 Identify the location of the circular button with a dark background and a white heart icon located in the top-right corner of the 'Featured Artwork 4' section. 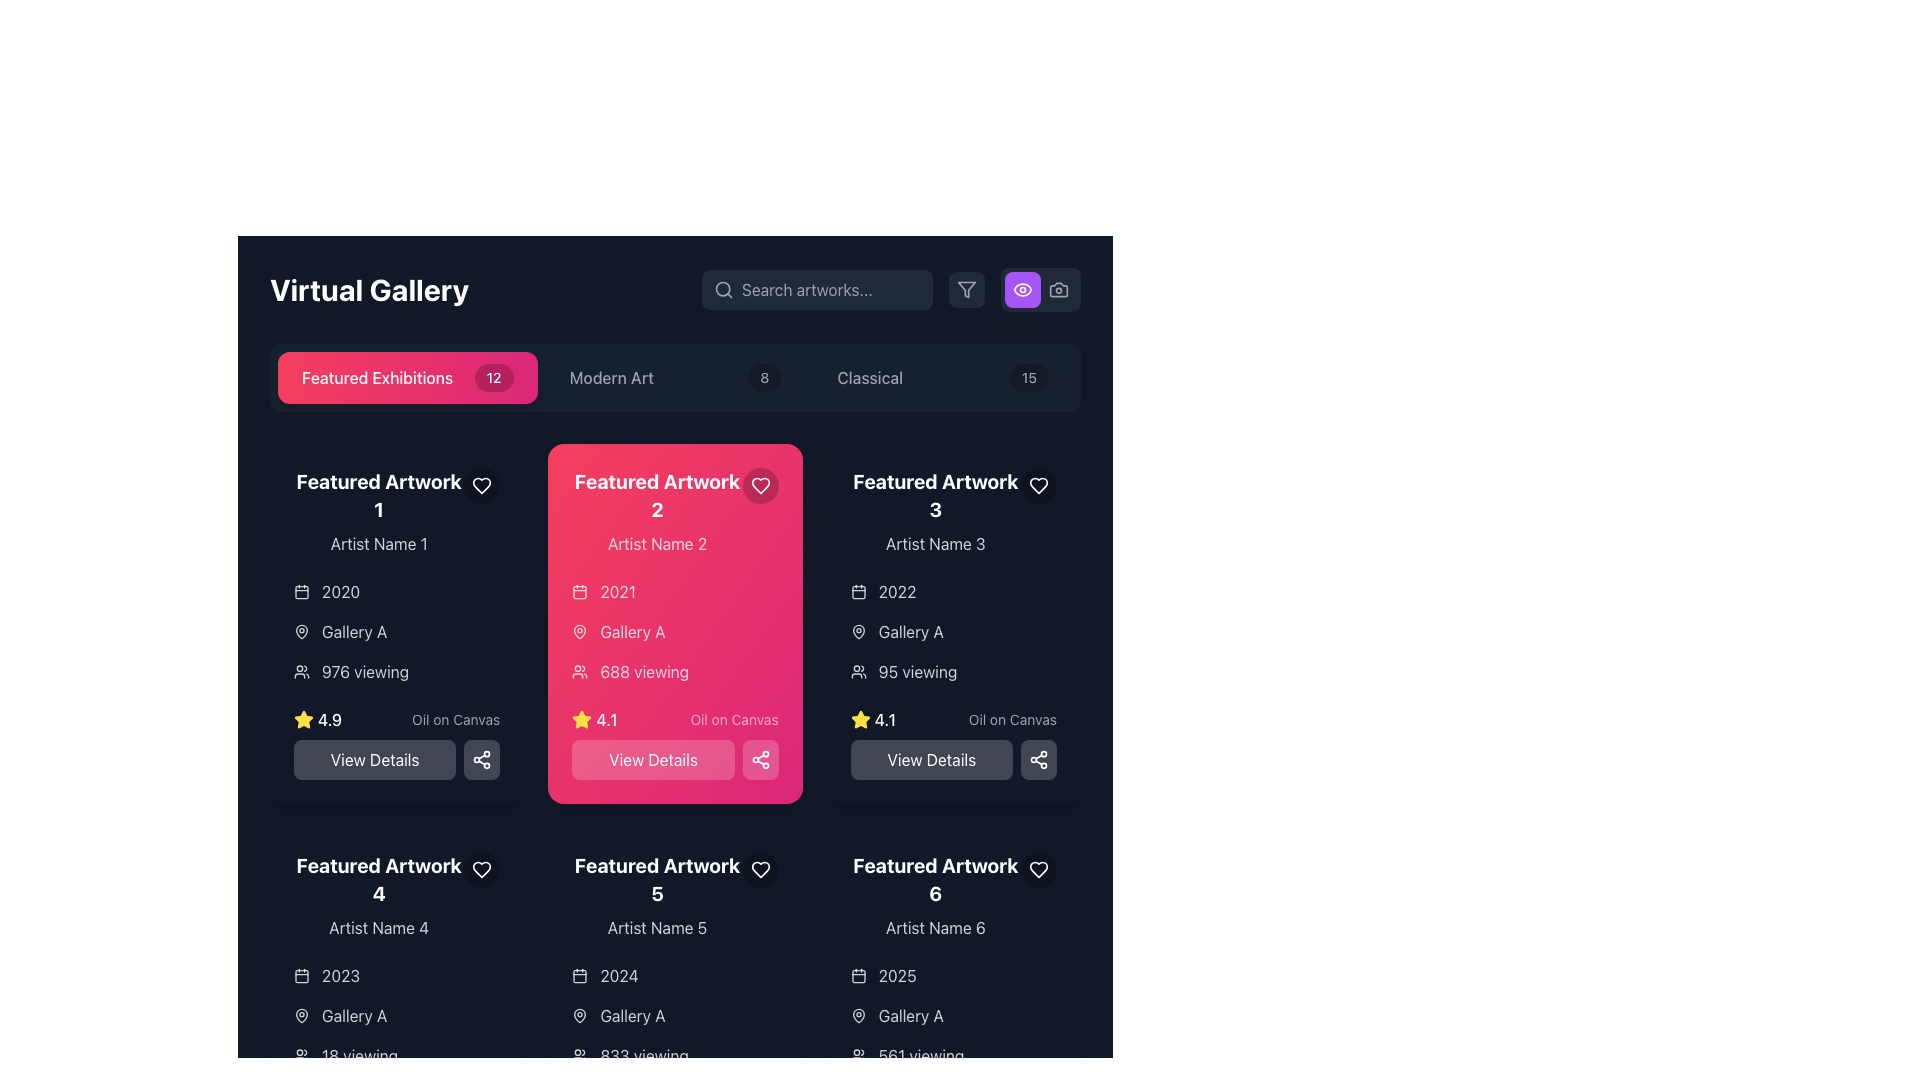
(482, 869).